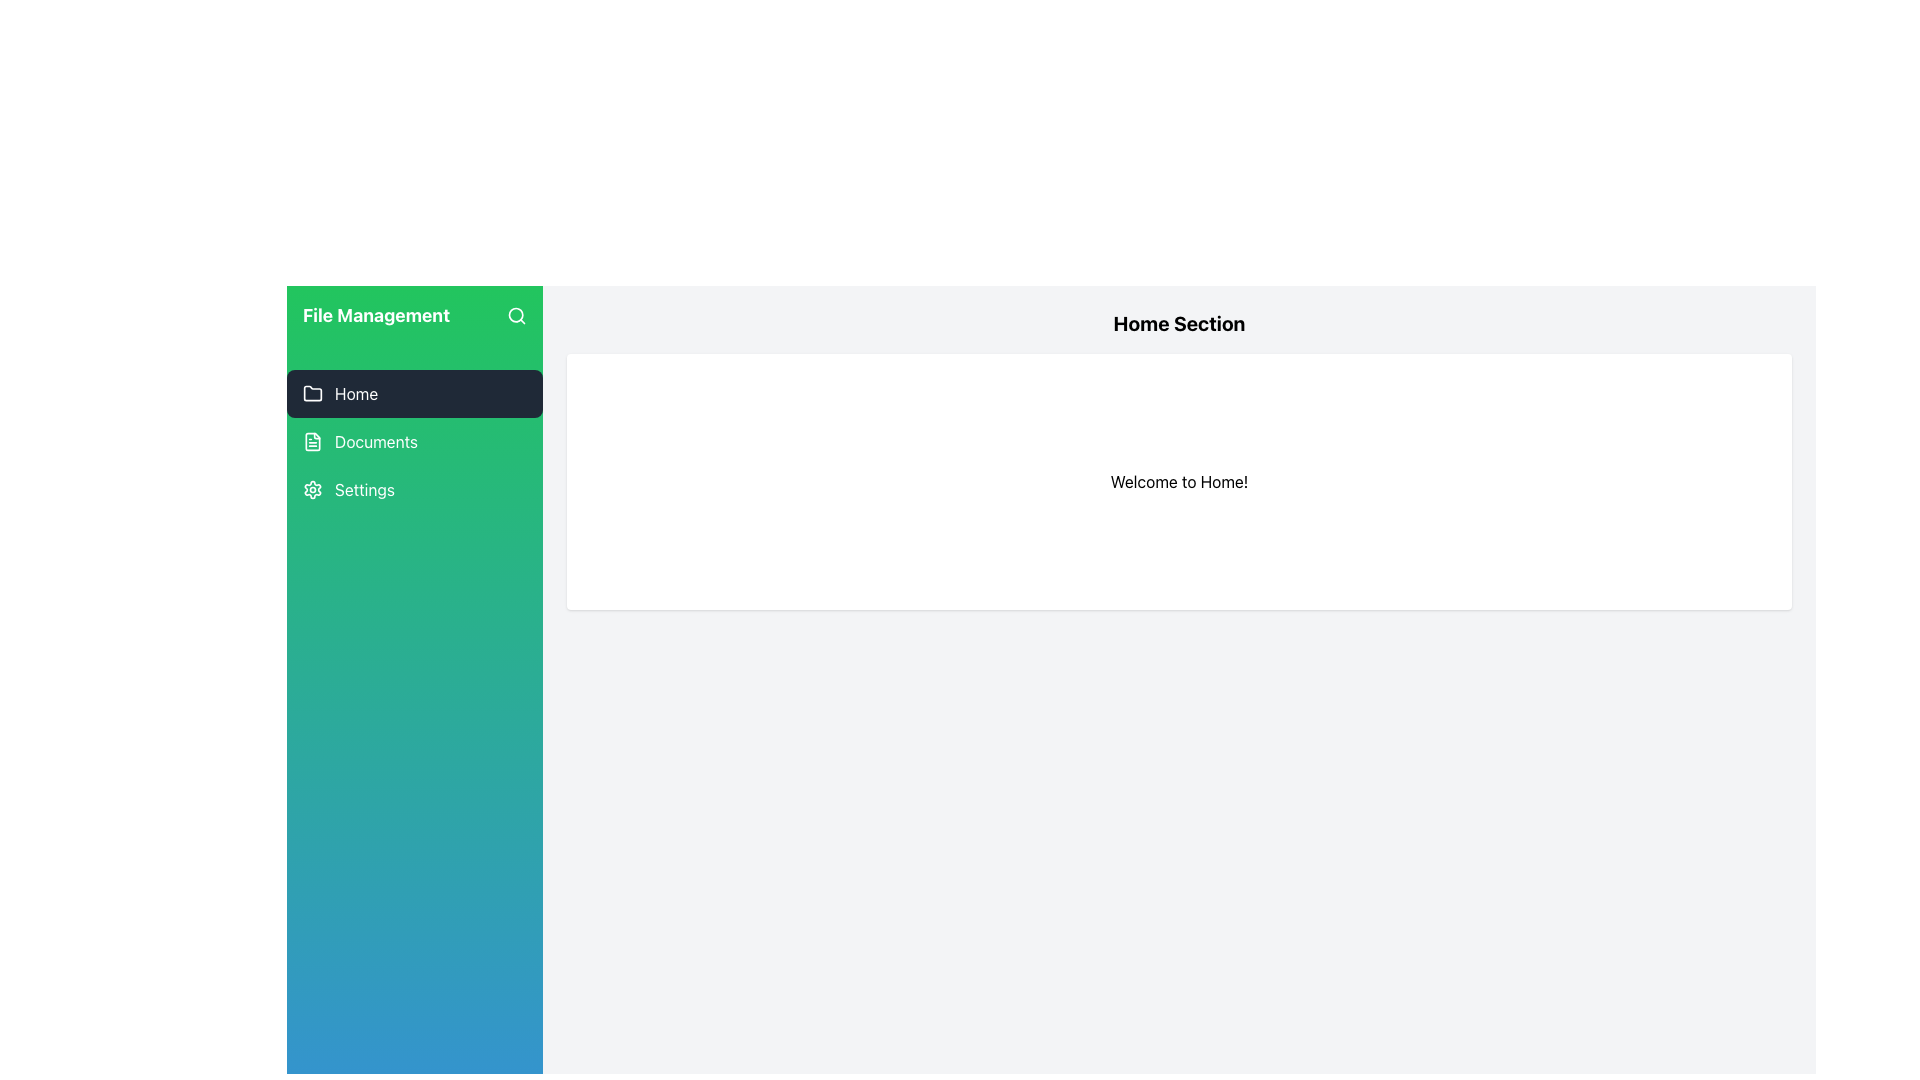  I want to click on the settings icon located at the bottom of the navigation sidebar, so click(311, 489).